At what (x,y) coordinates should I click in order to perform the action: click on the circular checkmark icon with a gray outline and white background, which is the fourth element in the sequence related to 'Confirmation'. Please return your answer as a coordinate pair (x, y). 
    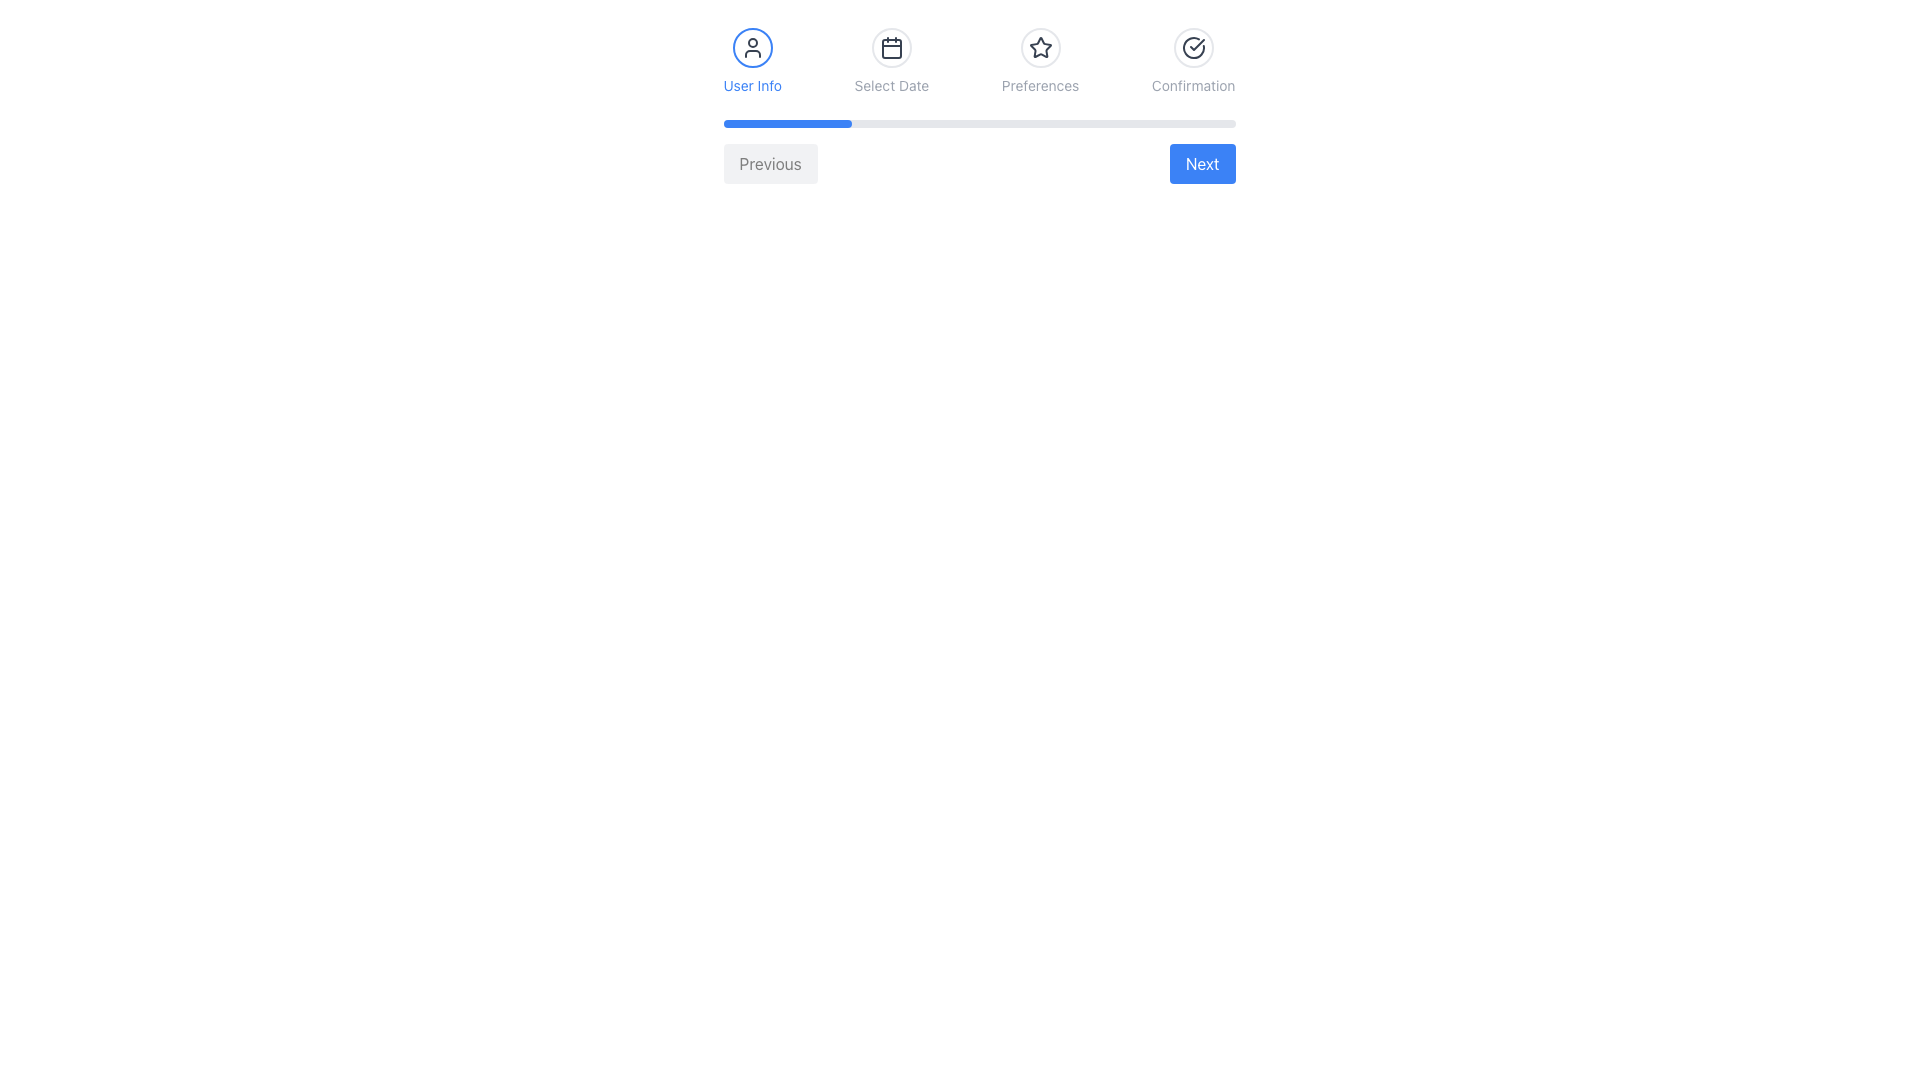
    Looking at the image, I should click on (1193, 46).